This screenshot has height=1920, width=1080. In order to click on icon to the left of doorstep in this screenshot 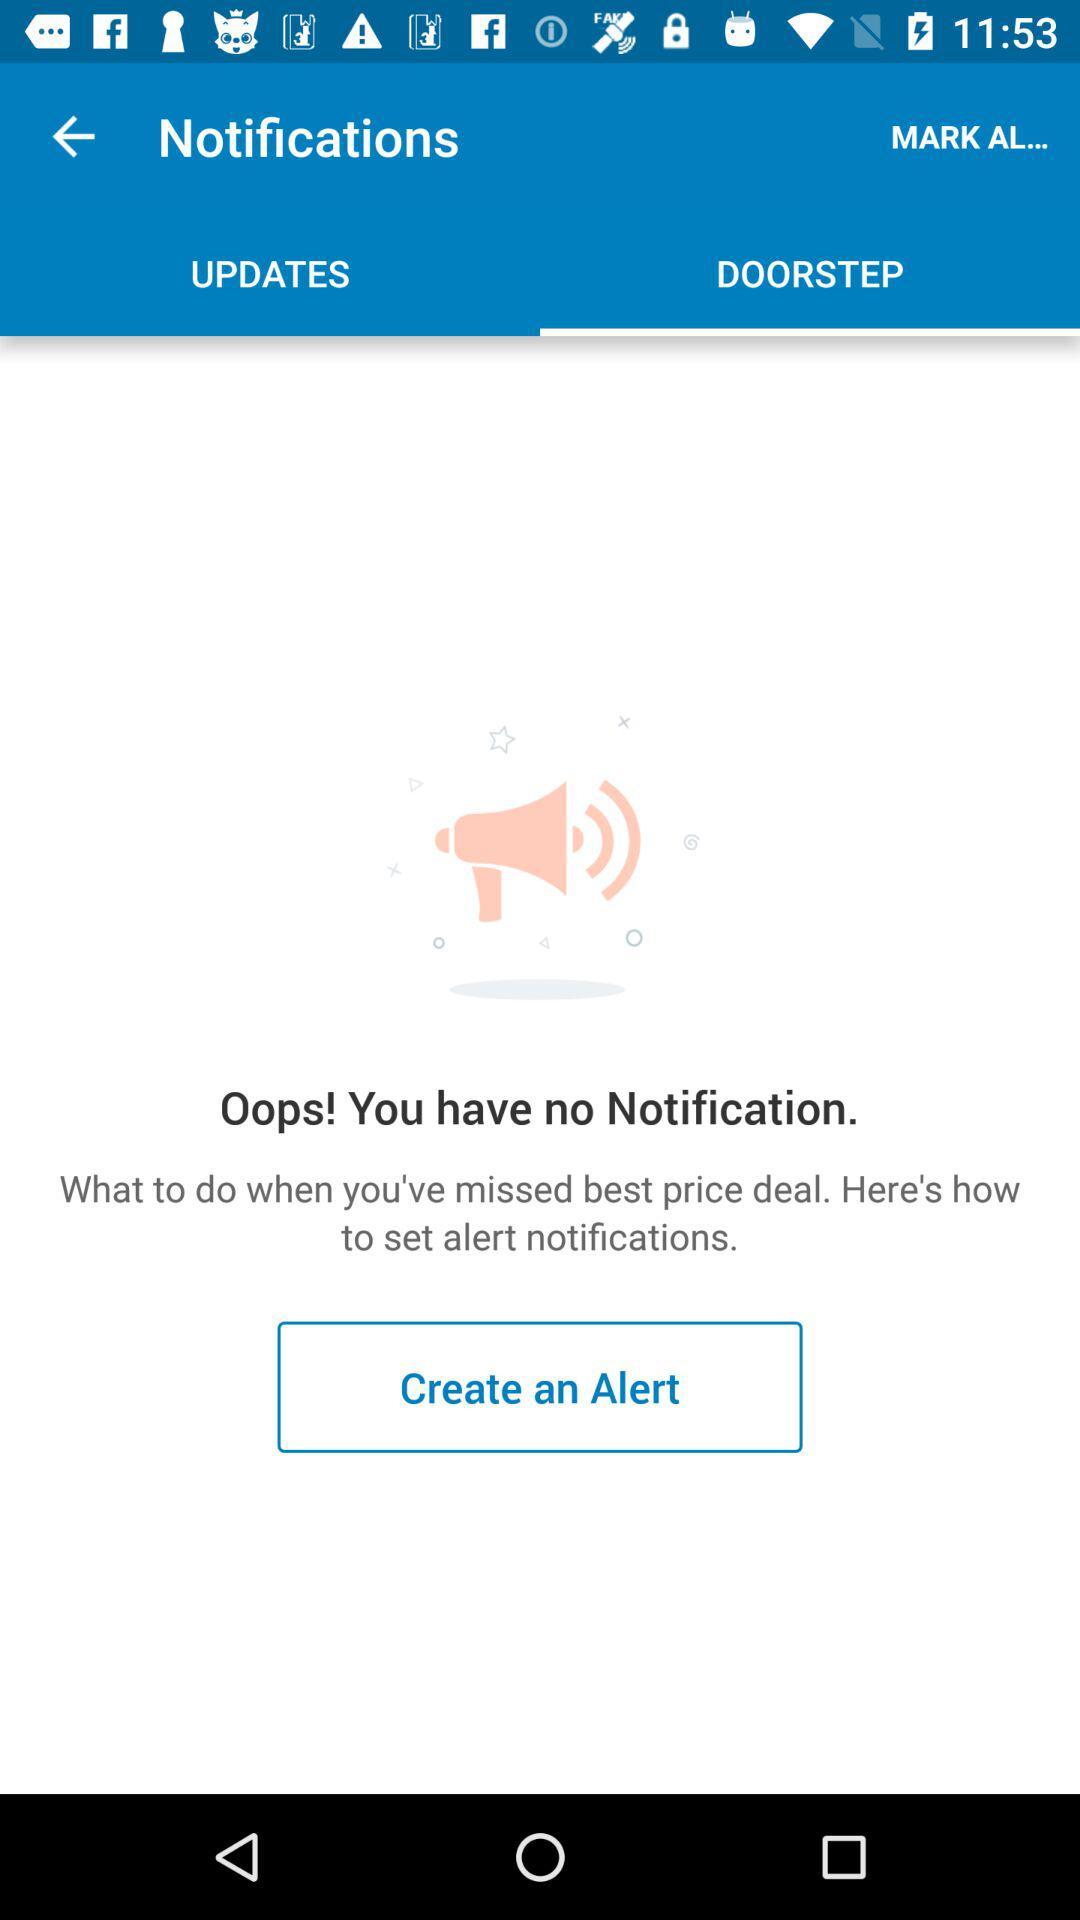, I will do `click(270, 272)`.